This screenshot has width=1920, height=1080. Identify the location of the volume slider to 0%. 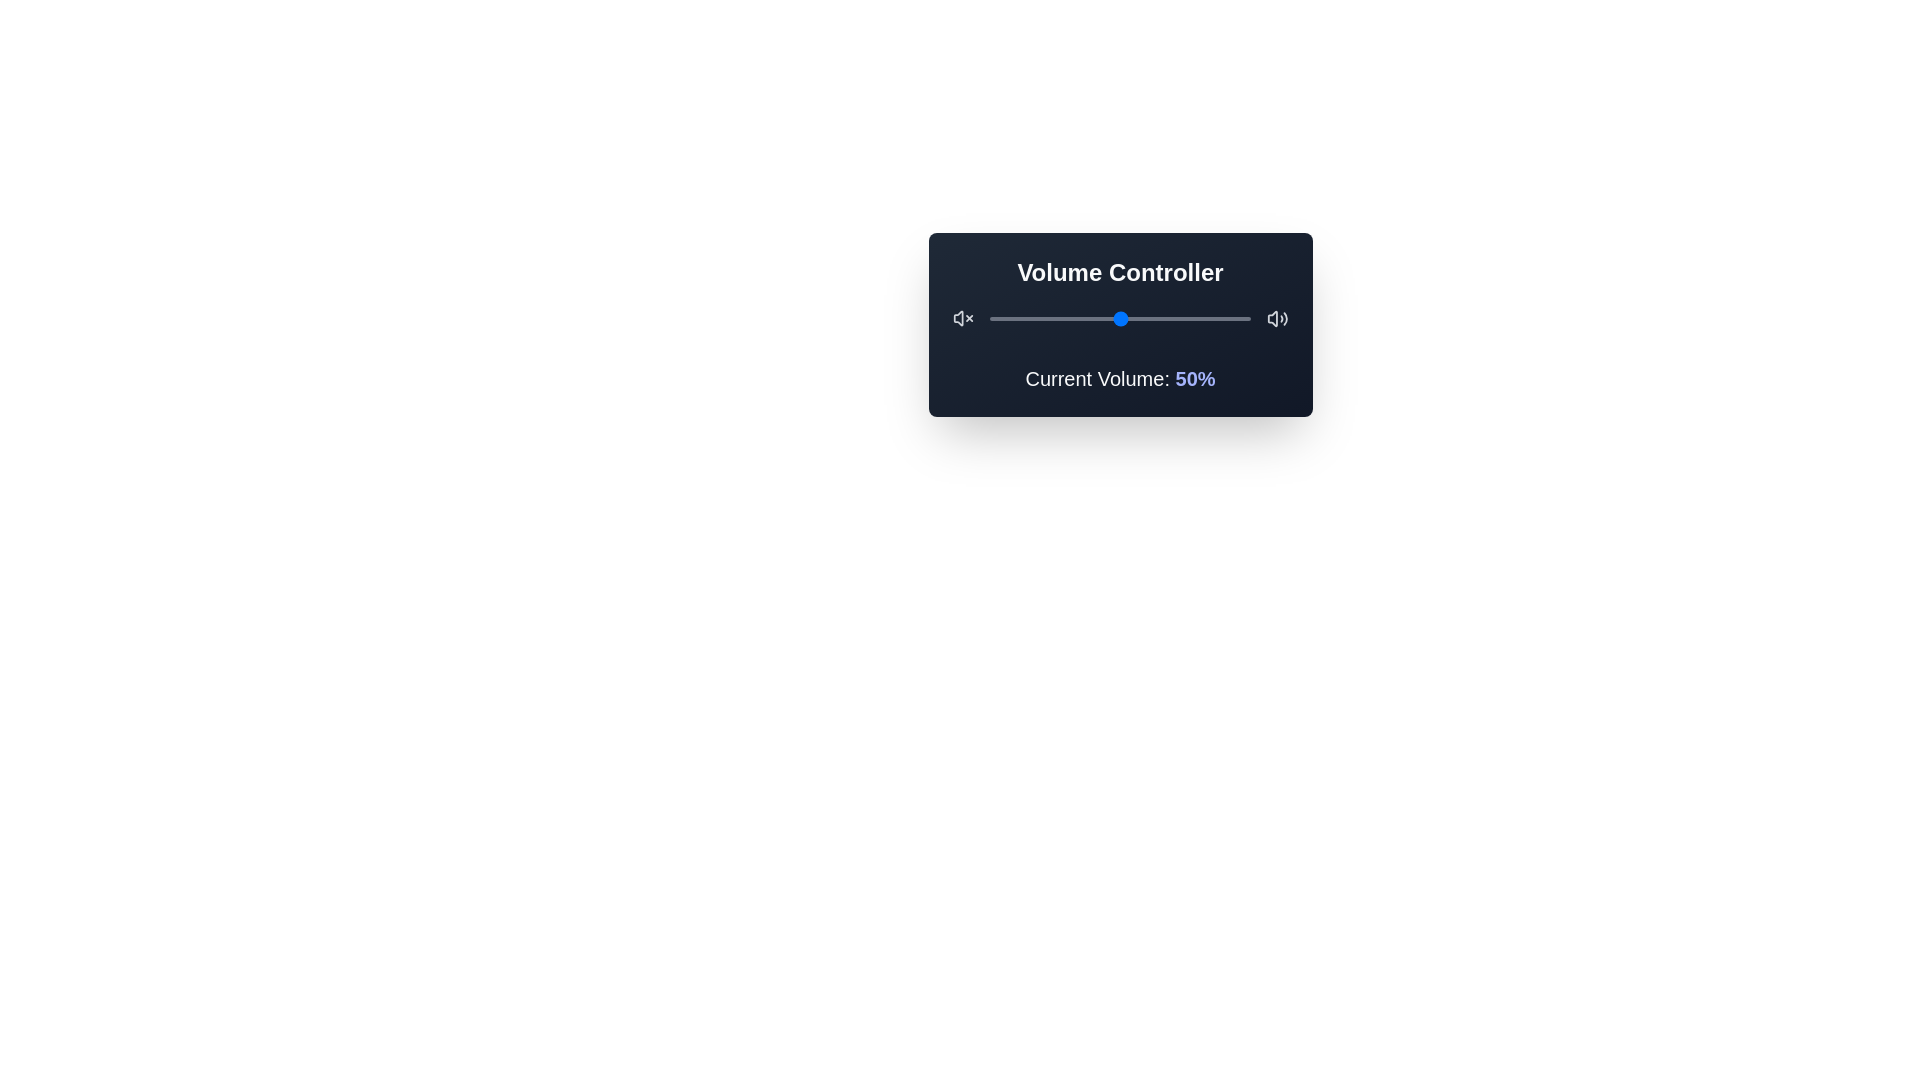
(990, 318).